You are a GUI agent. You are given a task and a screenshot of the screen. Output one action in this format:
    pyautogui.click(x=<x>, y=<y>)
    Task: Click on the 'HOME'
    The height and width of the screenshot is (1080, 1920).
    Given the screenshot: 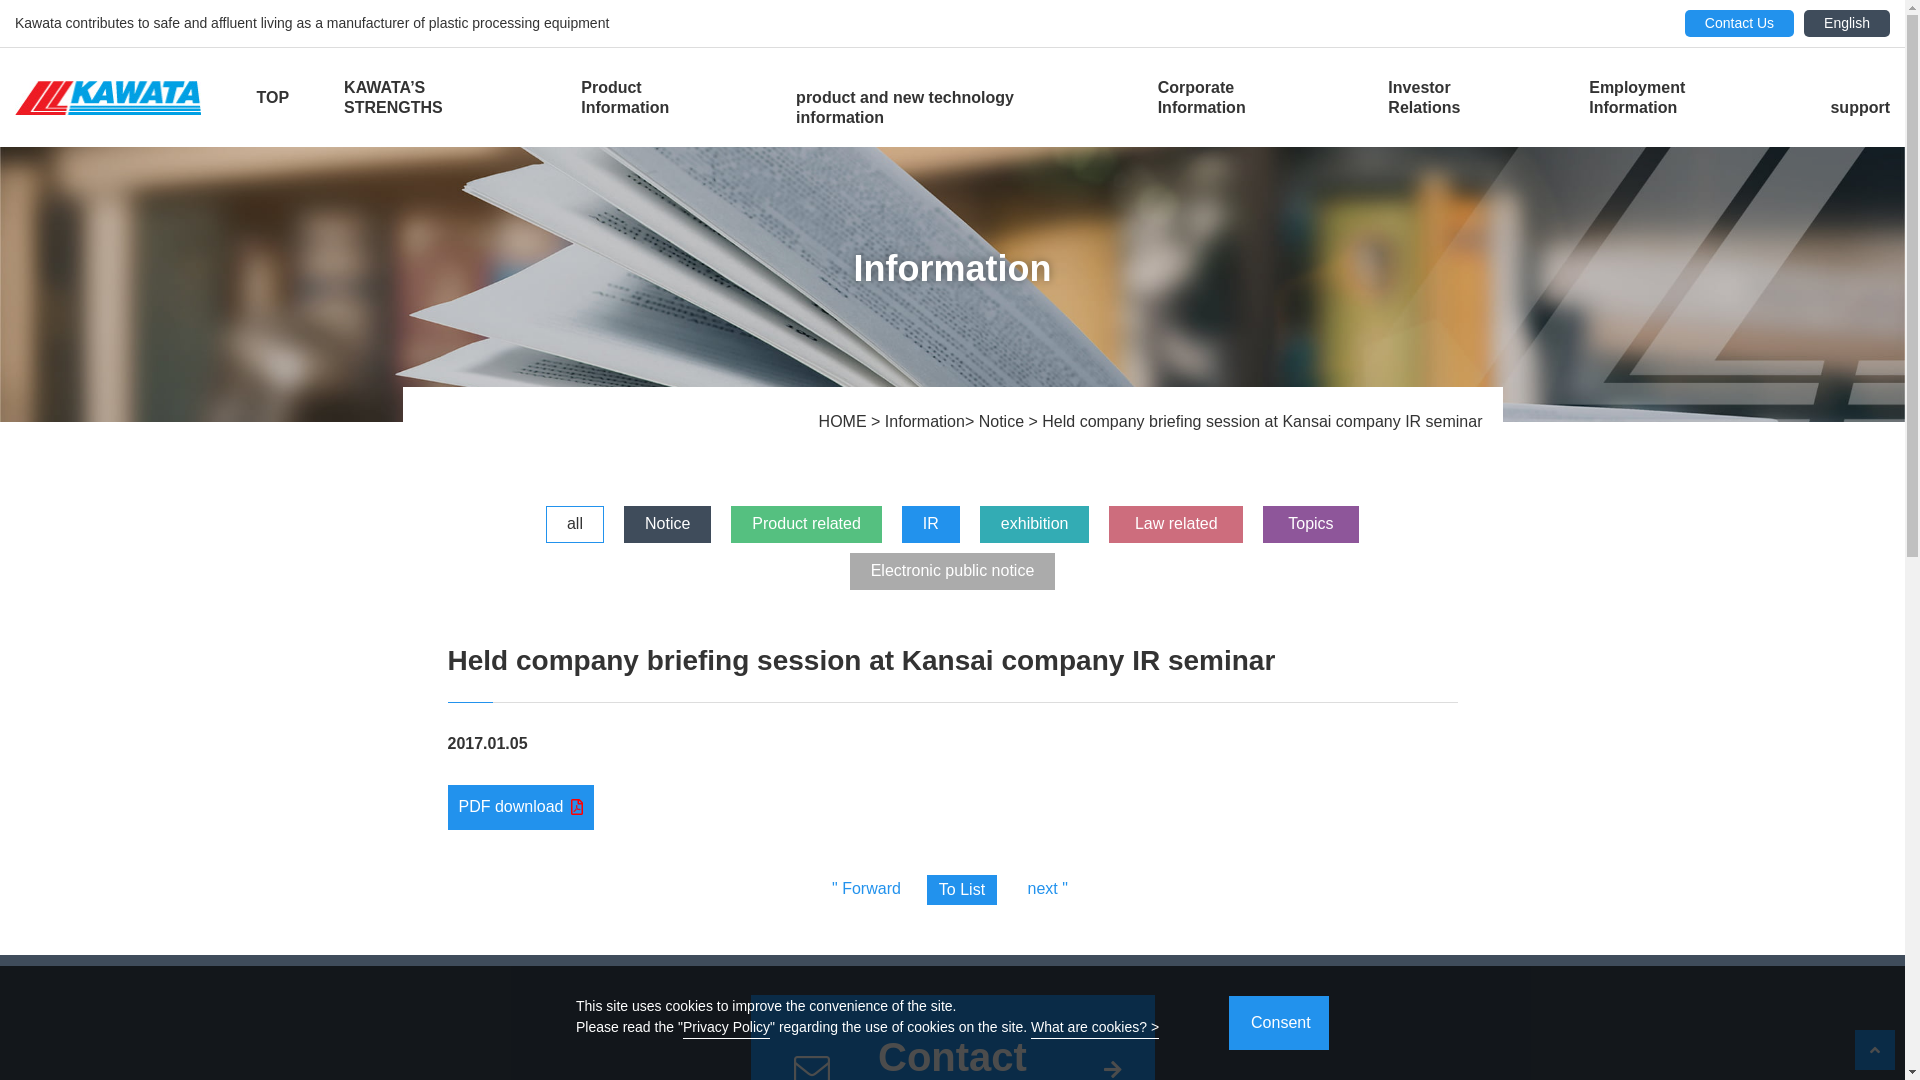 What is the action you would take?
    pyautogui.click(x=844, y=420)
    